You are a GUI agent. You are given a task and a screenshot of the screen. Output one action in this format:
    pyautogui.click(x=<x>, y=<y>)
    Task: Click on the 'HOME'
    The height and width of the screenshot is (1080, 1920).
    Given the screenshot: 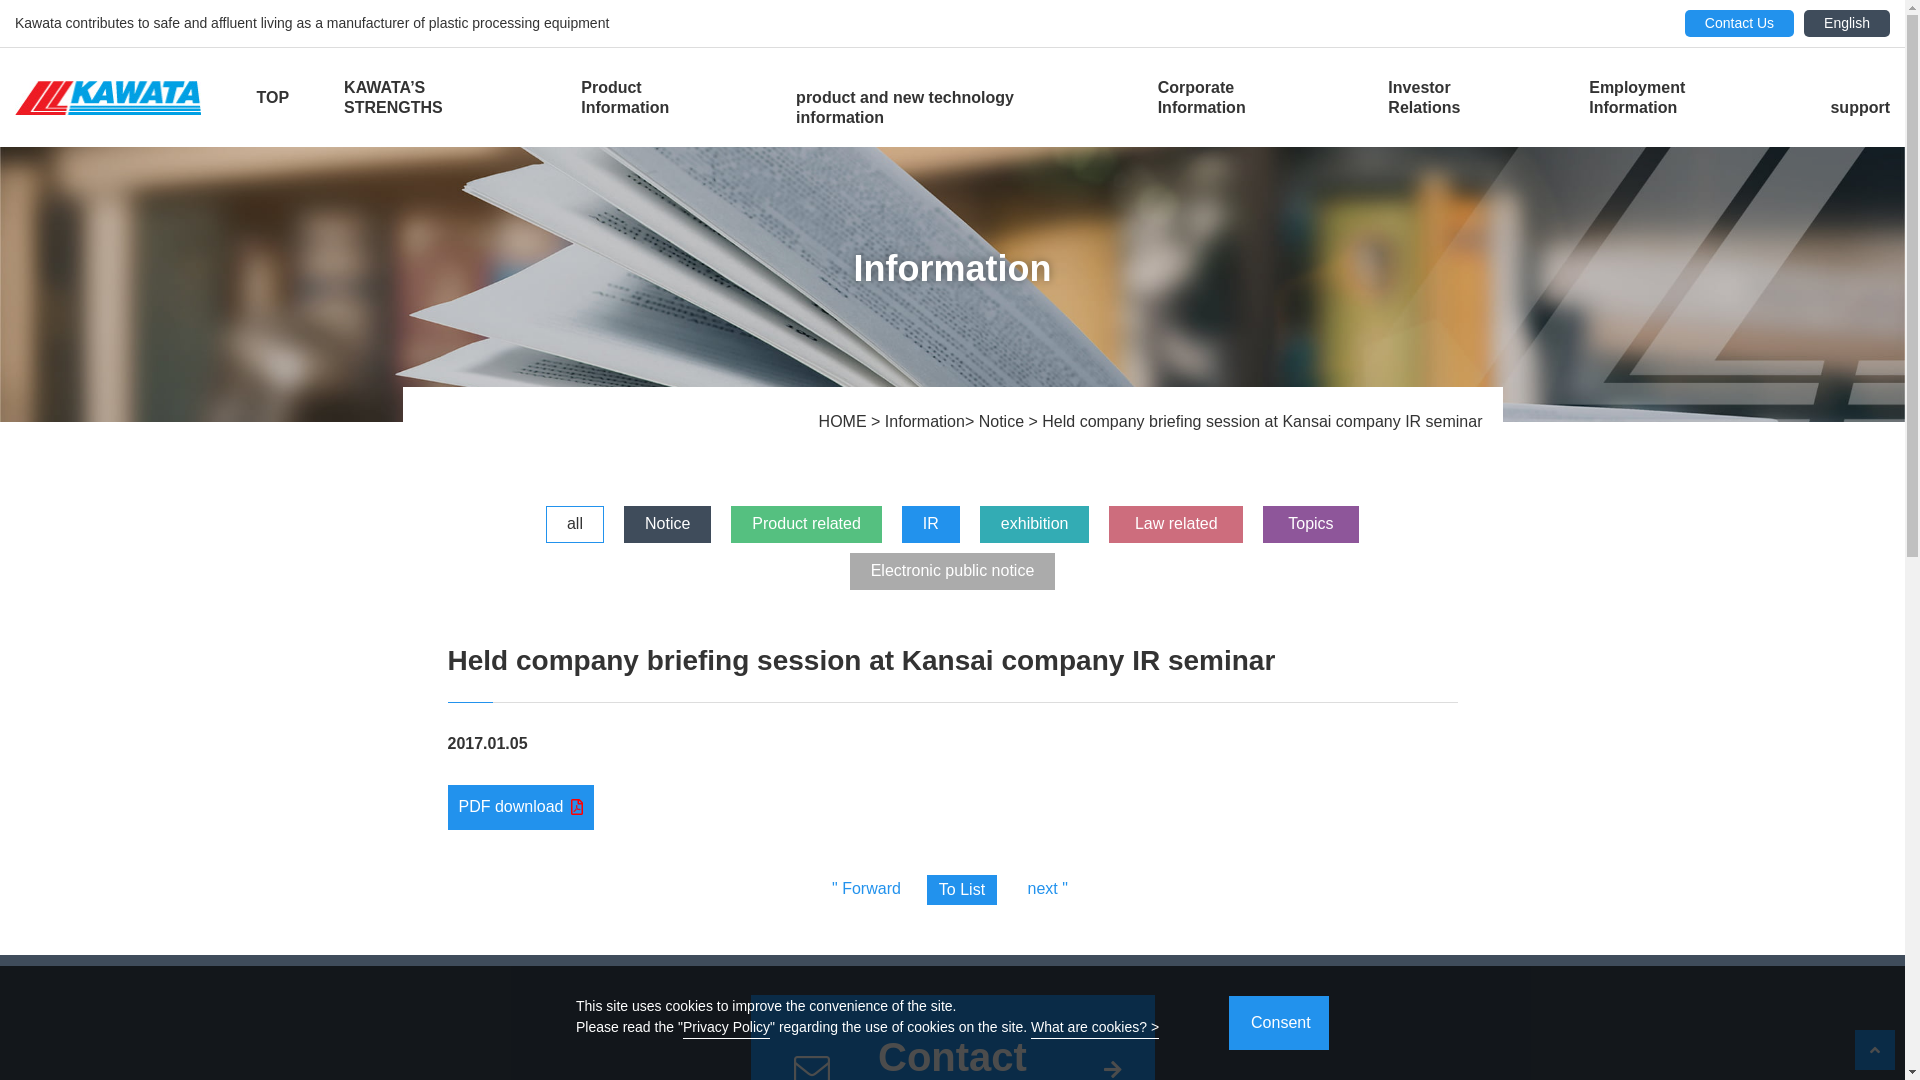 What is the action you would take?
    pyautogui.click(x=844, y=420)
    